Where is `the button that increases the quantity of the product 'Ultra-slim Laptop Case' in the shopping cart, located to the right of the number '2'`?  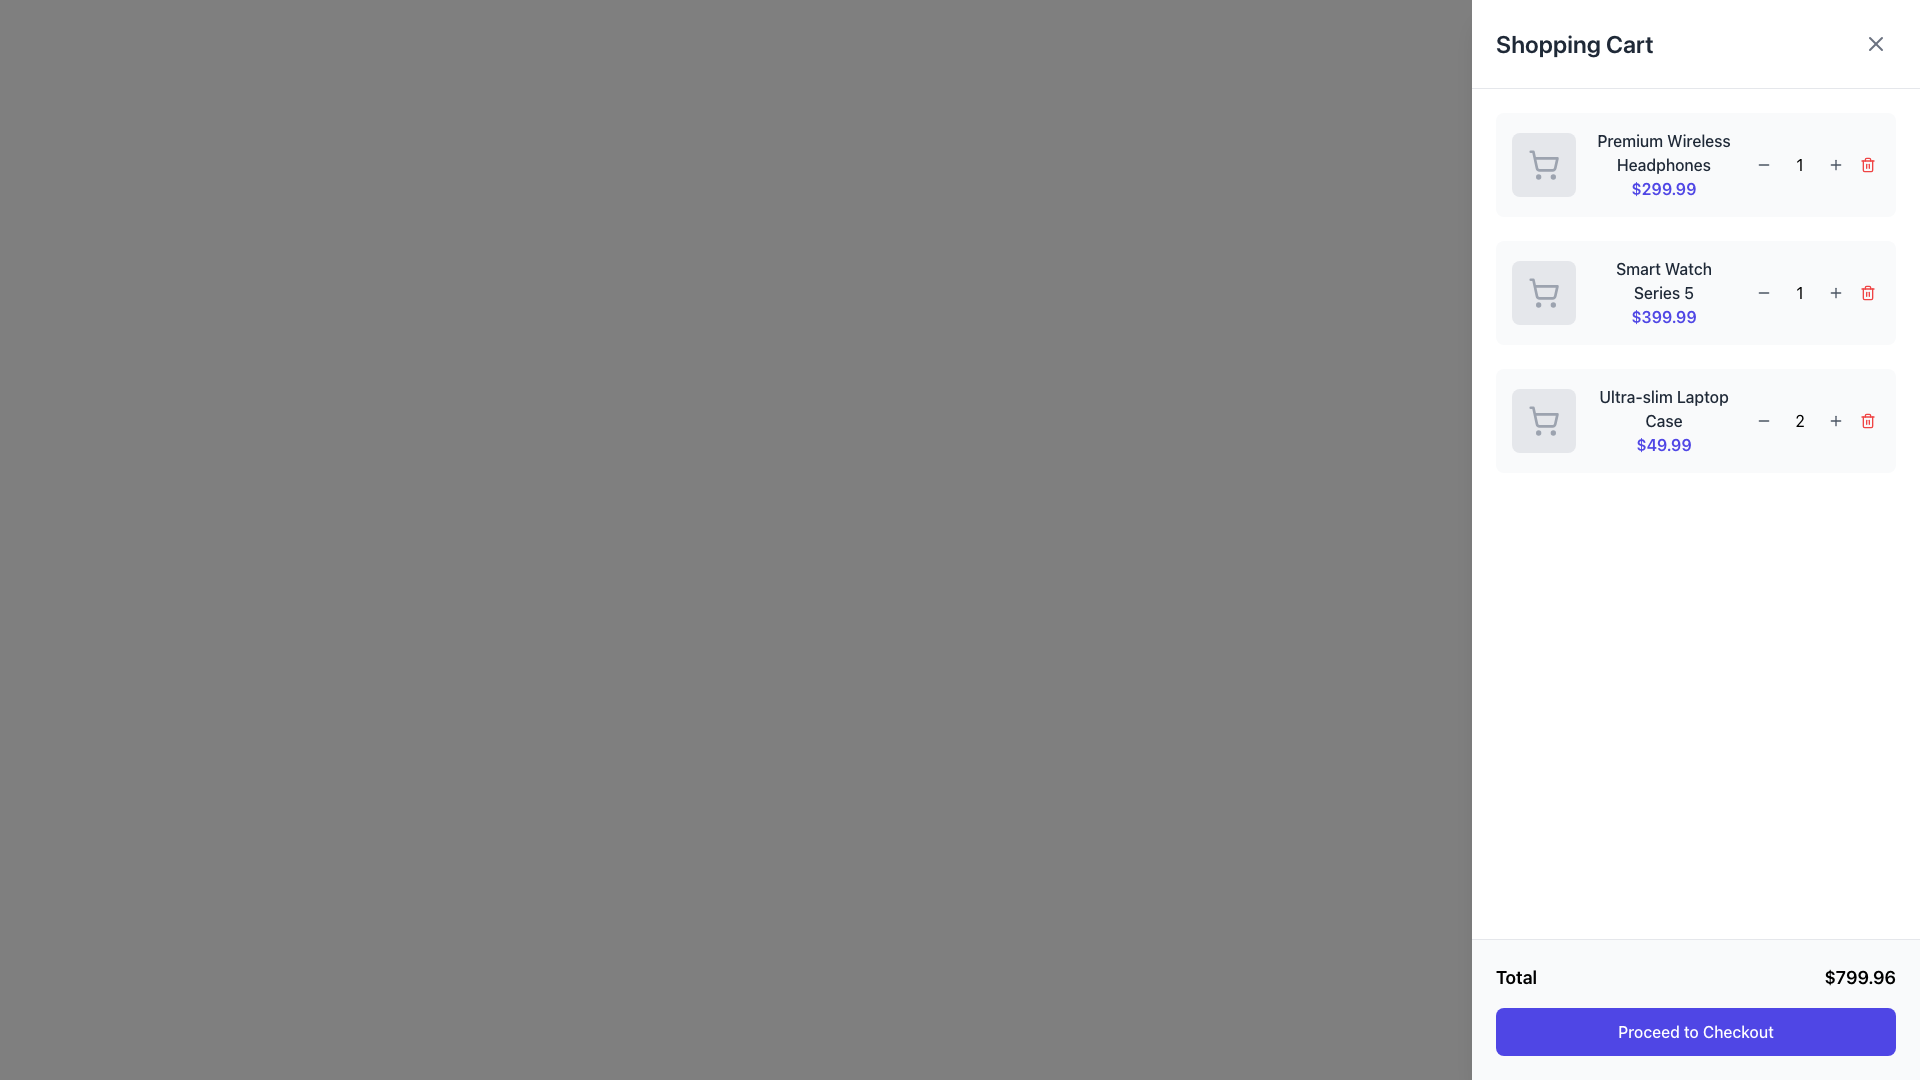 the button that increases the quantity of the product 'Ultra-slim Laptop Case' in the shopping cart, located to the right of the number '2' is located at coordinates (1836, 419).